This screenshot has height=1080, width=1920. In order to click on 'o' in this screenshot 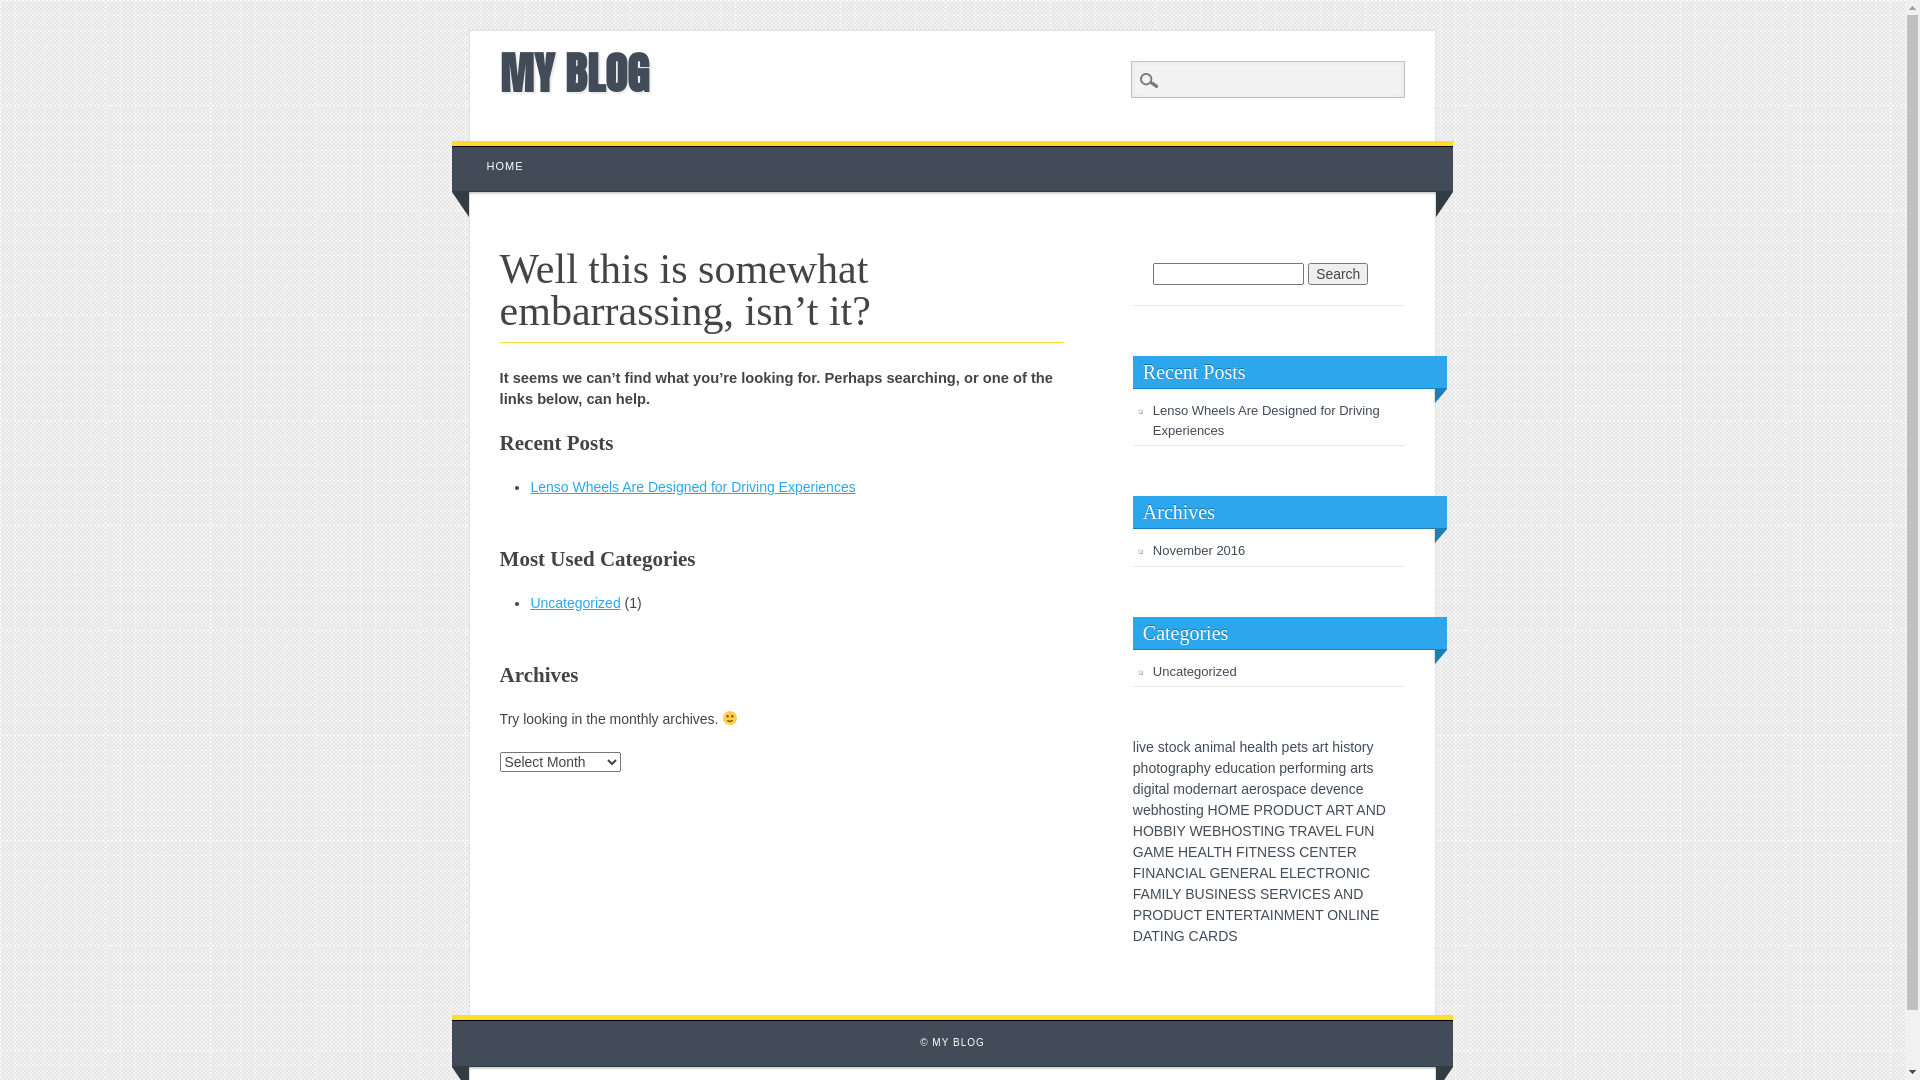, I will do `click(1152, 766)`.